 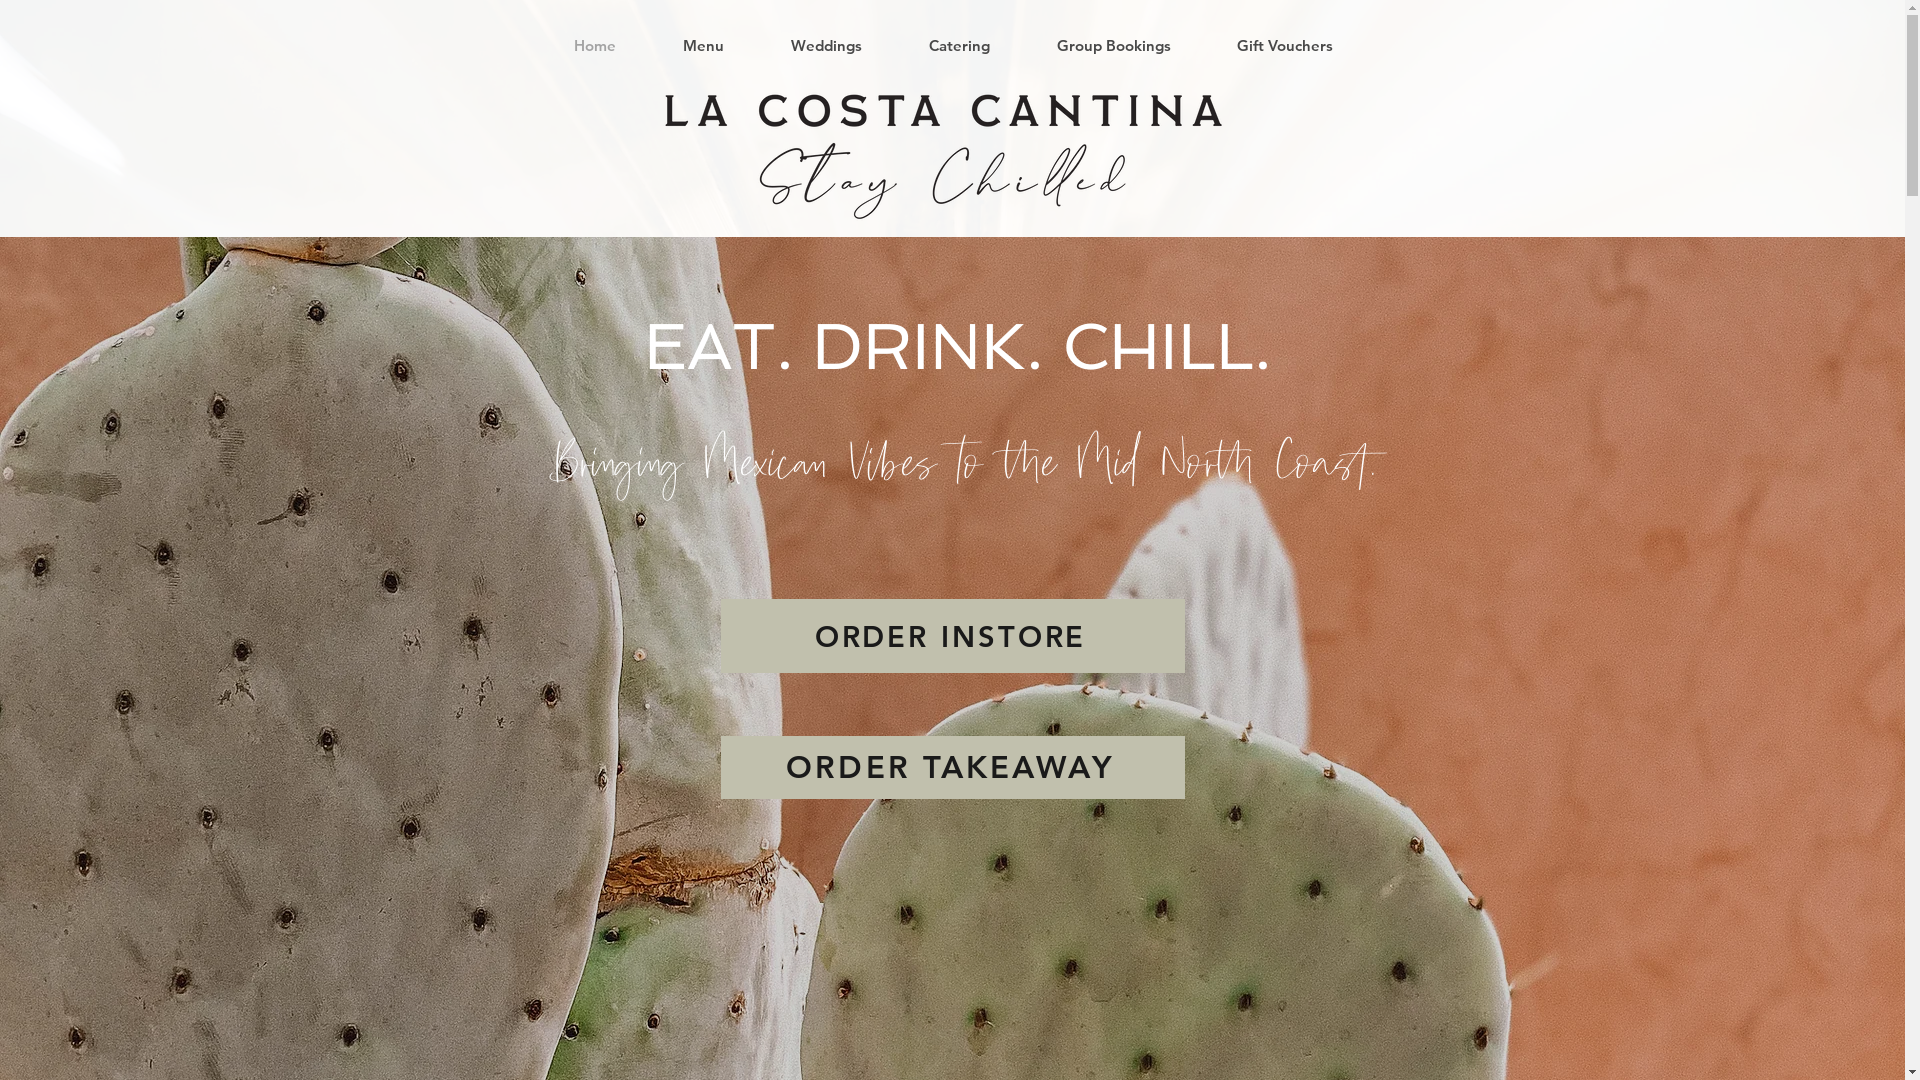 What do you see at coordinates (704, 45) in the screenshot?
I see `'Menu'` at bounding box center [704, 45].